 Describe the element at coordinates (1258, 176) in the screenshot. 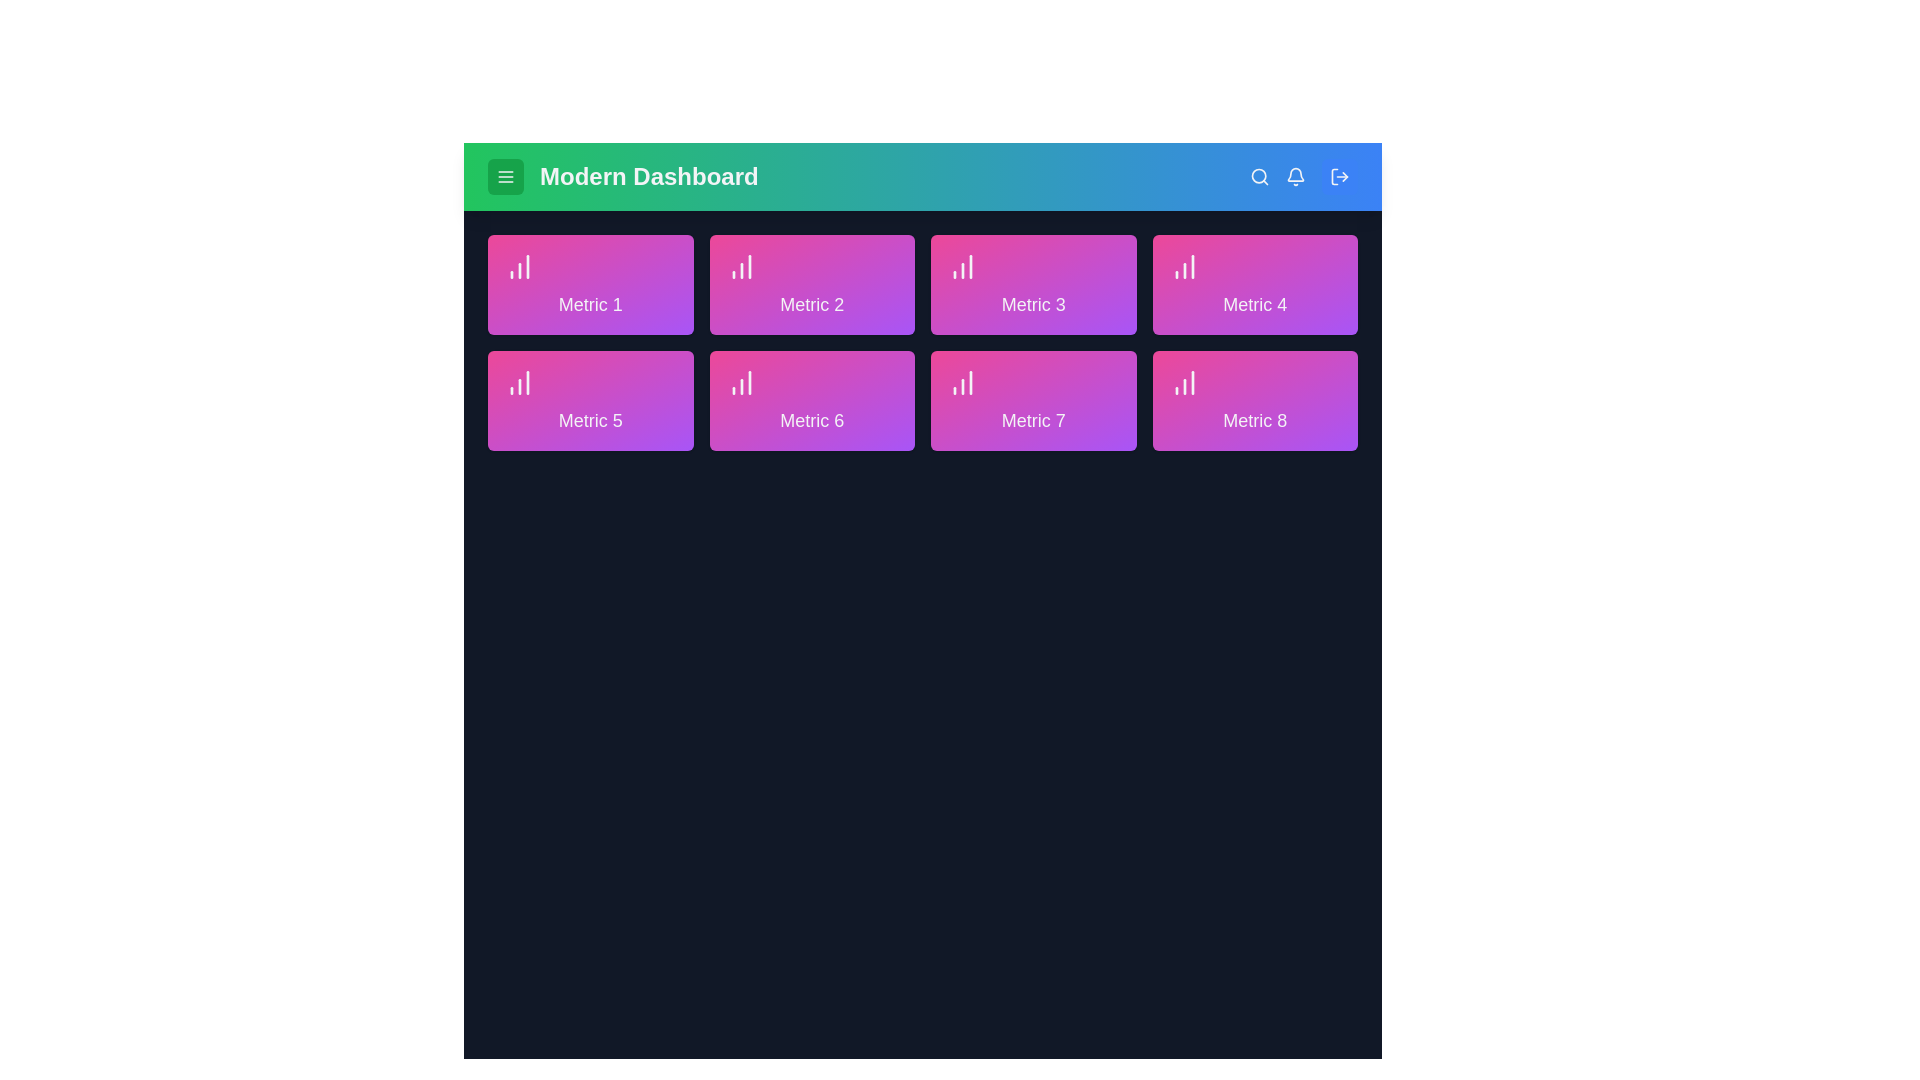

I see `the search icon located in the top-right corner of the AdvancedAppBar` at that location.